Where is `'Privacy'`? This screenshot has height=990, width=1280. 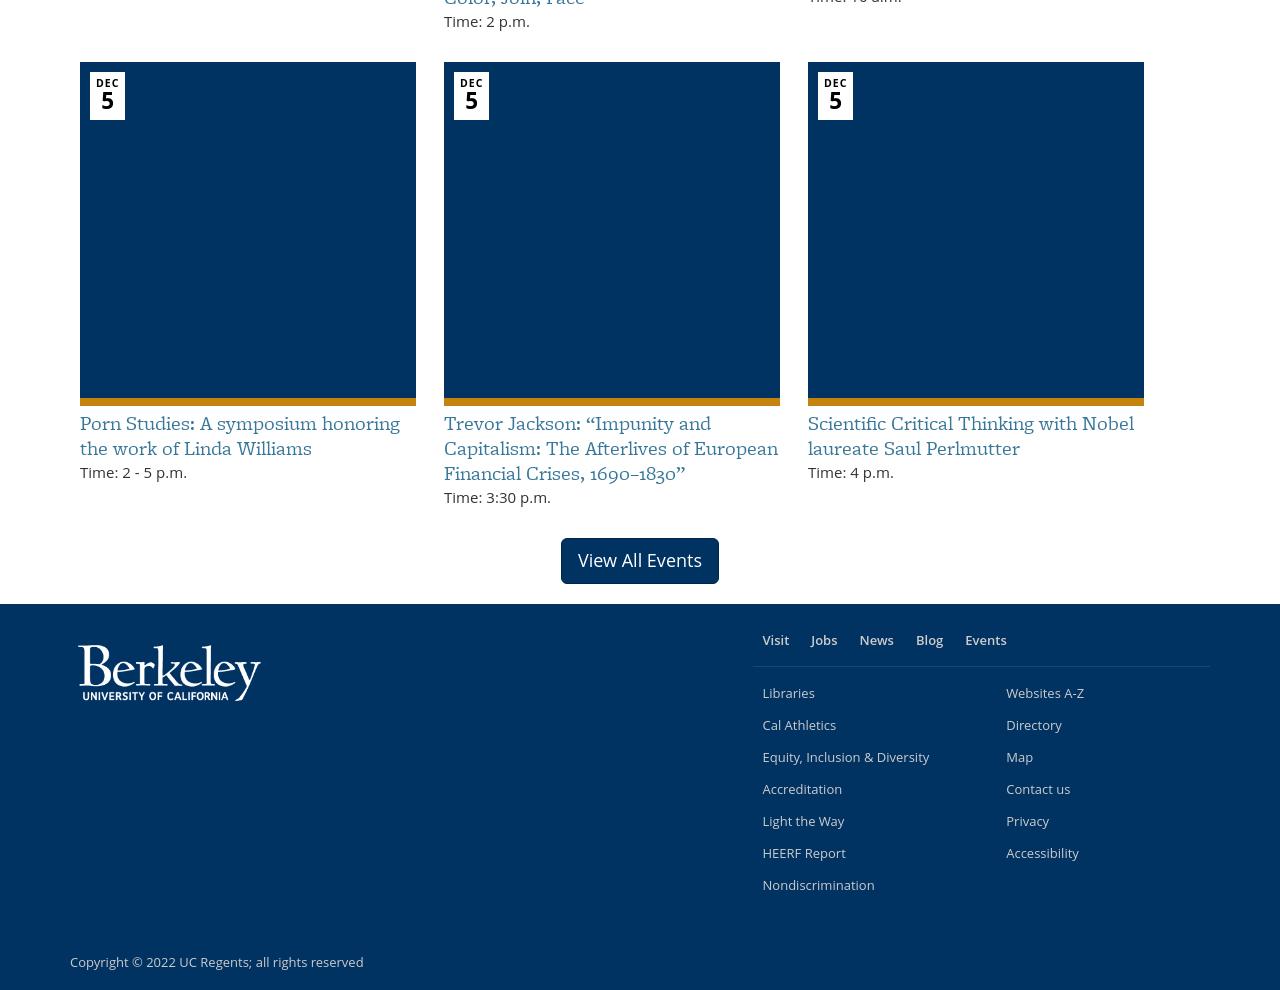
'Privacy' is located at coordinates (1027, 819).